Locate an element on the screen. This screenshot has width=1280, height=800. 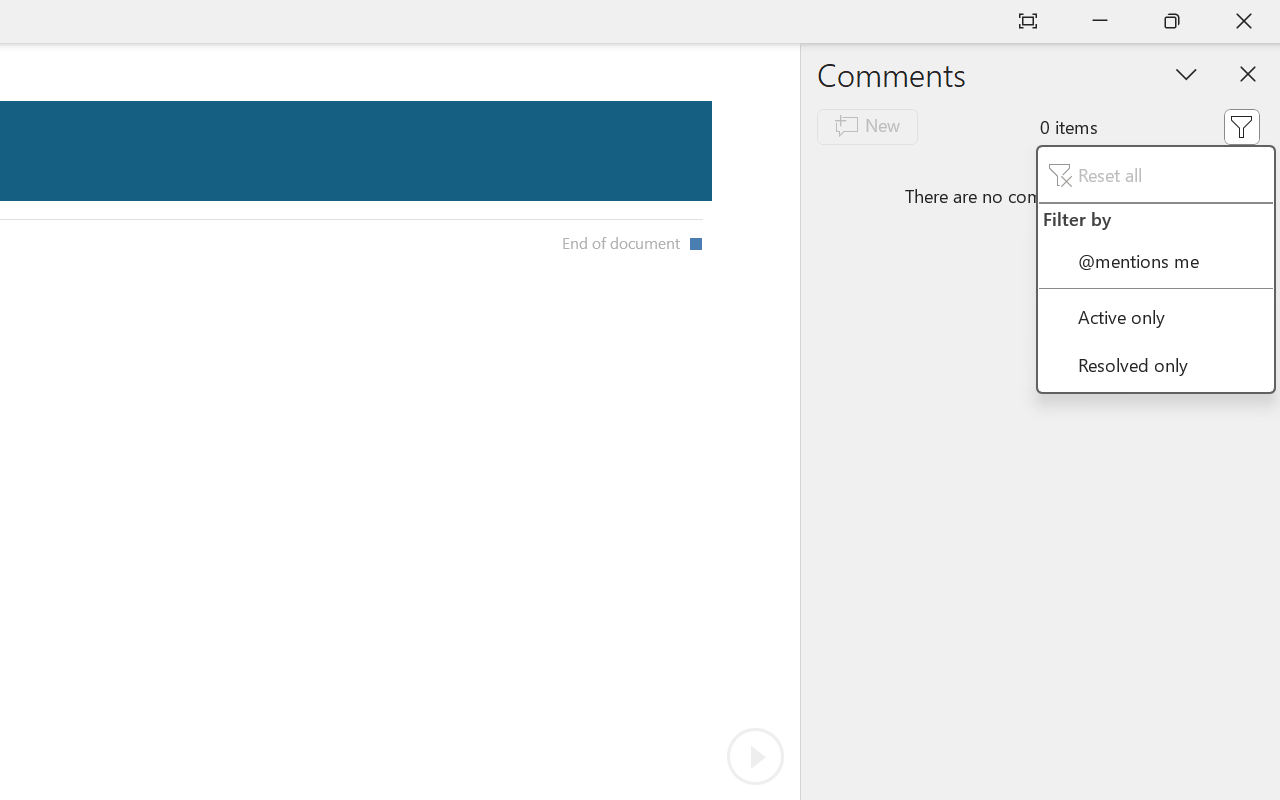
'Class: Net UI Tool Window' is located at coordinates (1155, 269).